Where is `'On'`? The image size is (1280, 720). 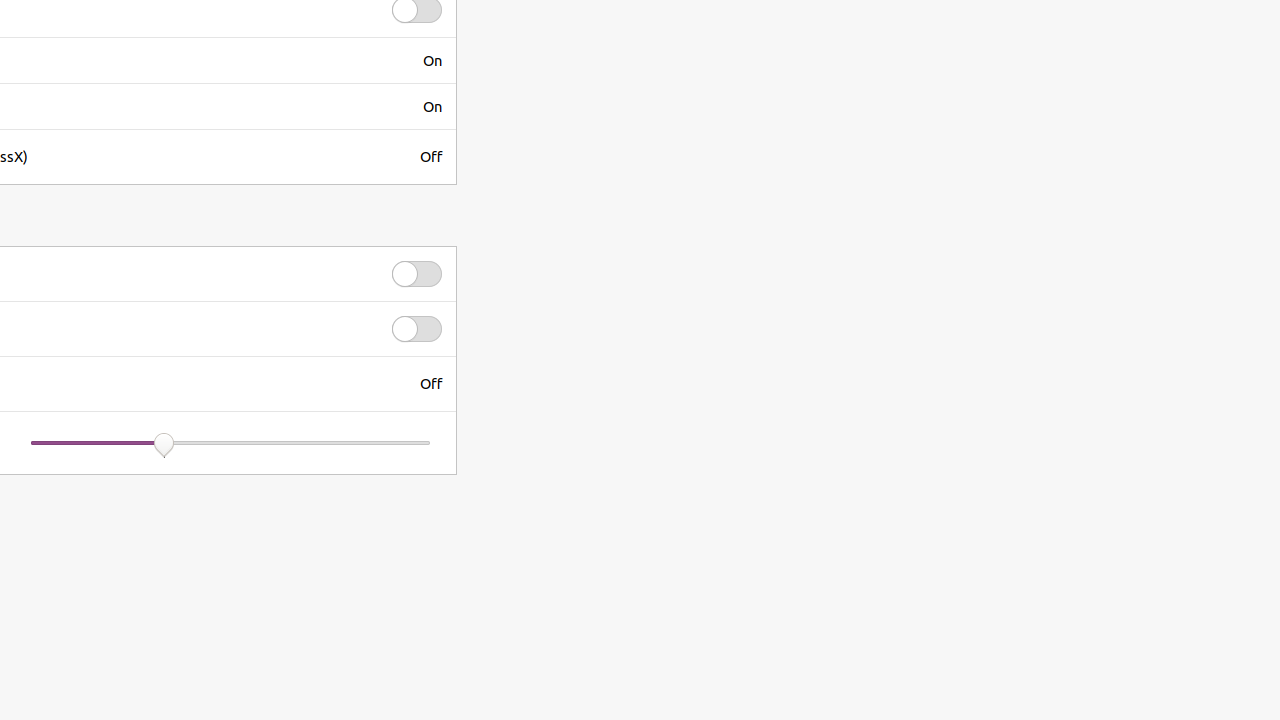 'On' is located at coordinates (431, 59).